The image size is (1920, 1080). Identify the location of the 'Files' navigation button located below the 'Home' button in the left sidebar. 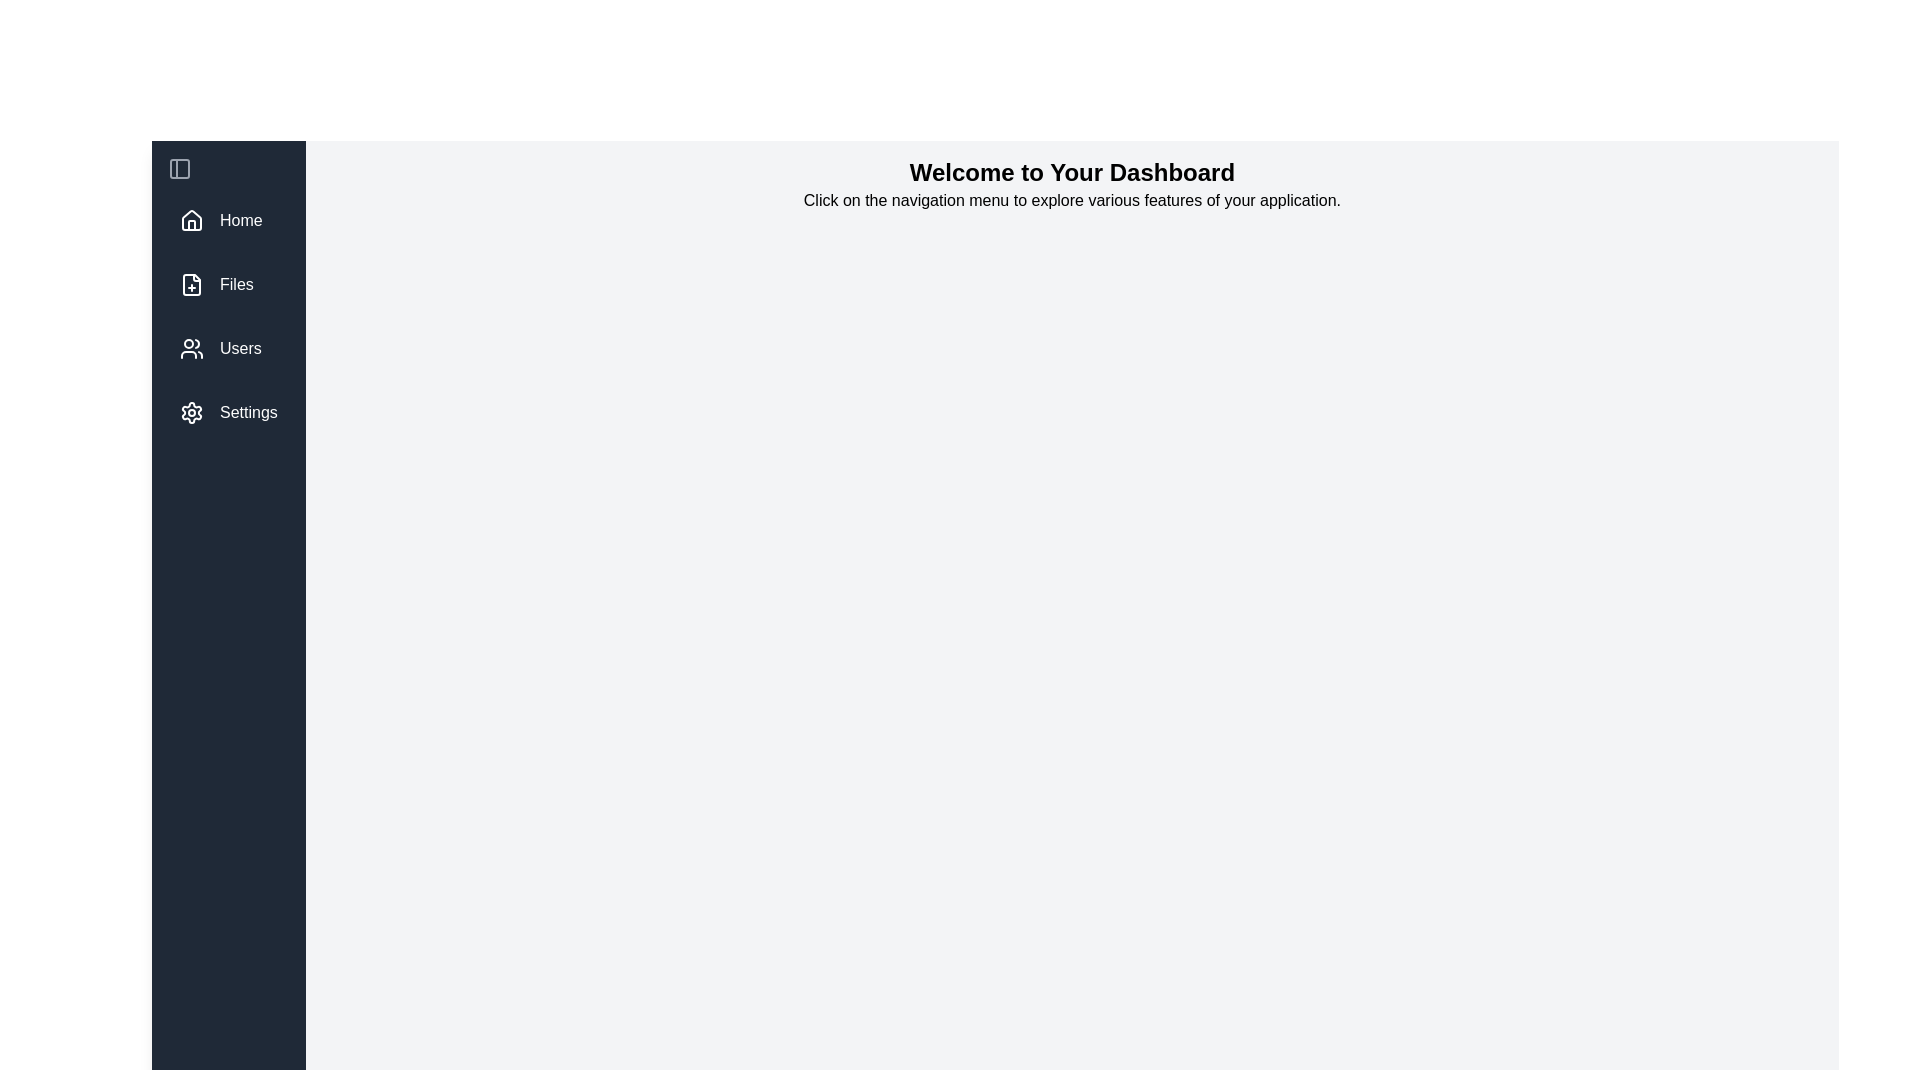
(228, 285).